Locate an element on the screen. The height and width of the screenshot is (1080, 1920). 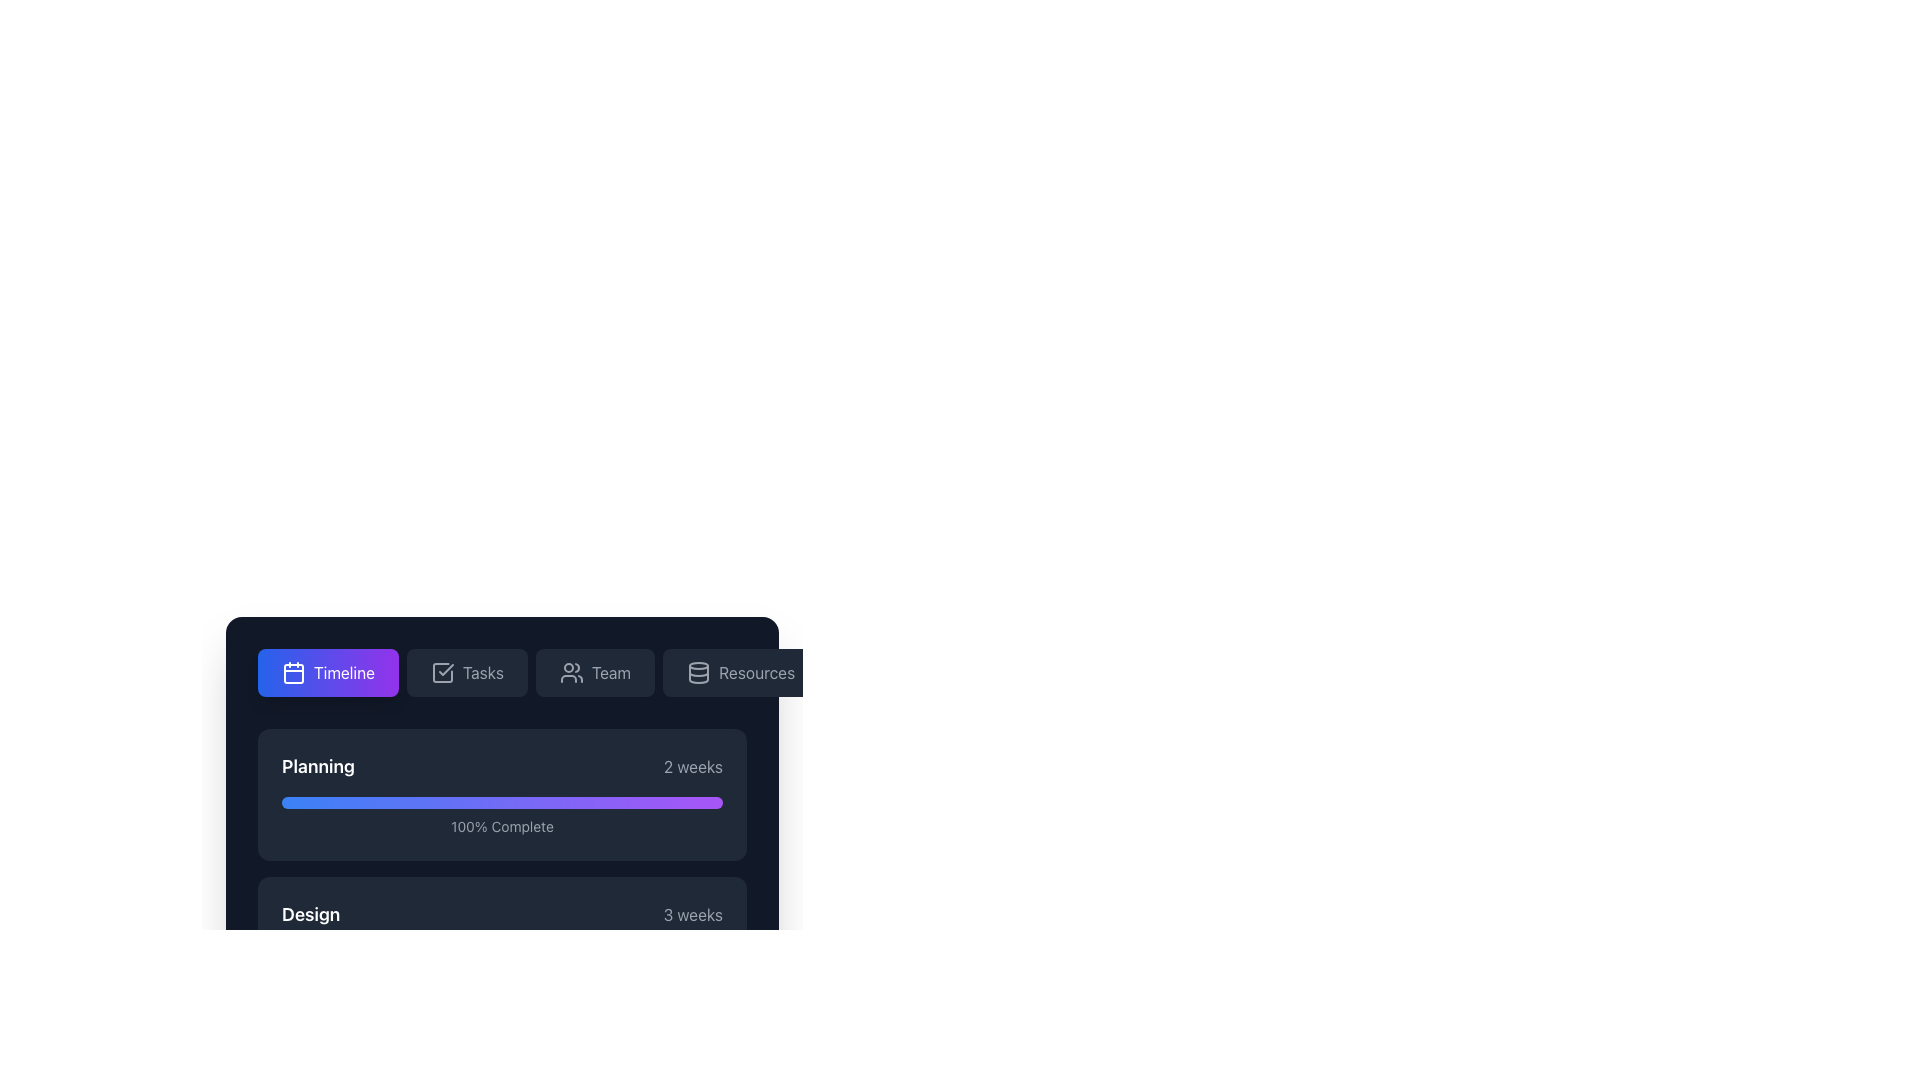
the rectangular component representing the main body of the calendar icon by clicking on it is located at coordinates (292, 674).